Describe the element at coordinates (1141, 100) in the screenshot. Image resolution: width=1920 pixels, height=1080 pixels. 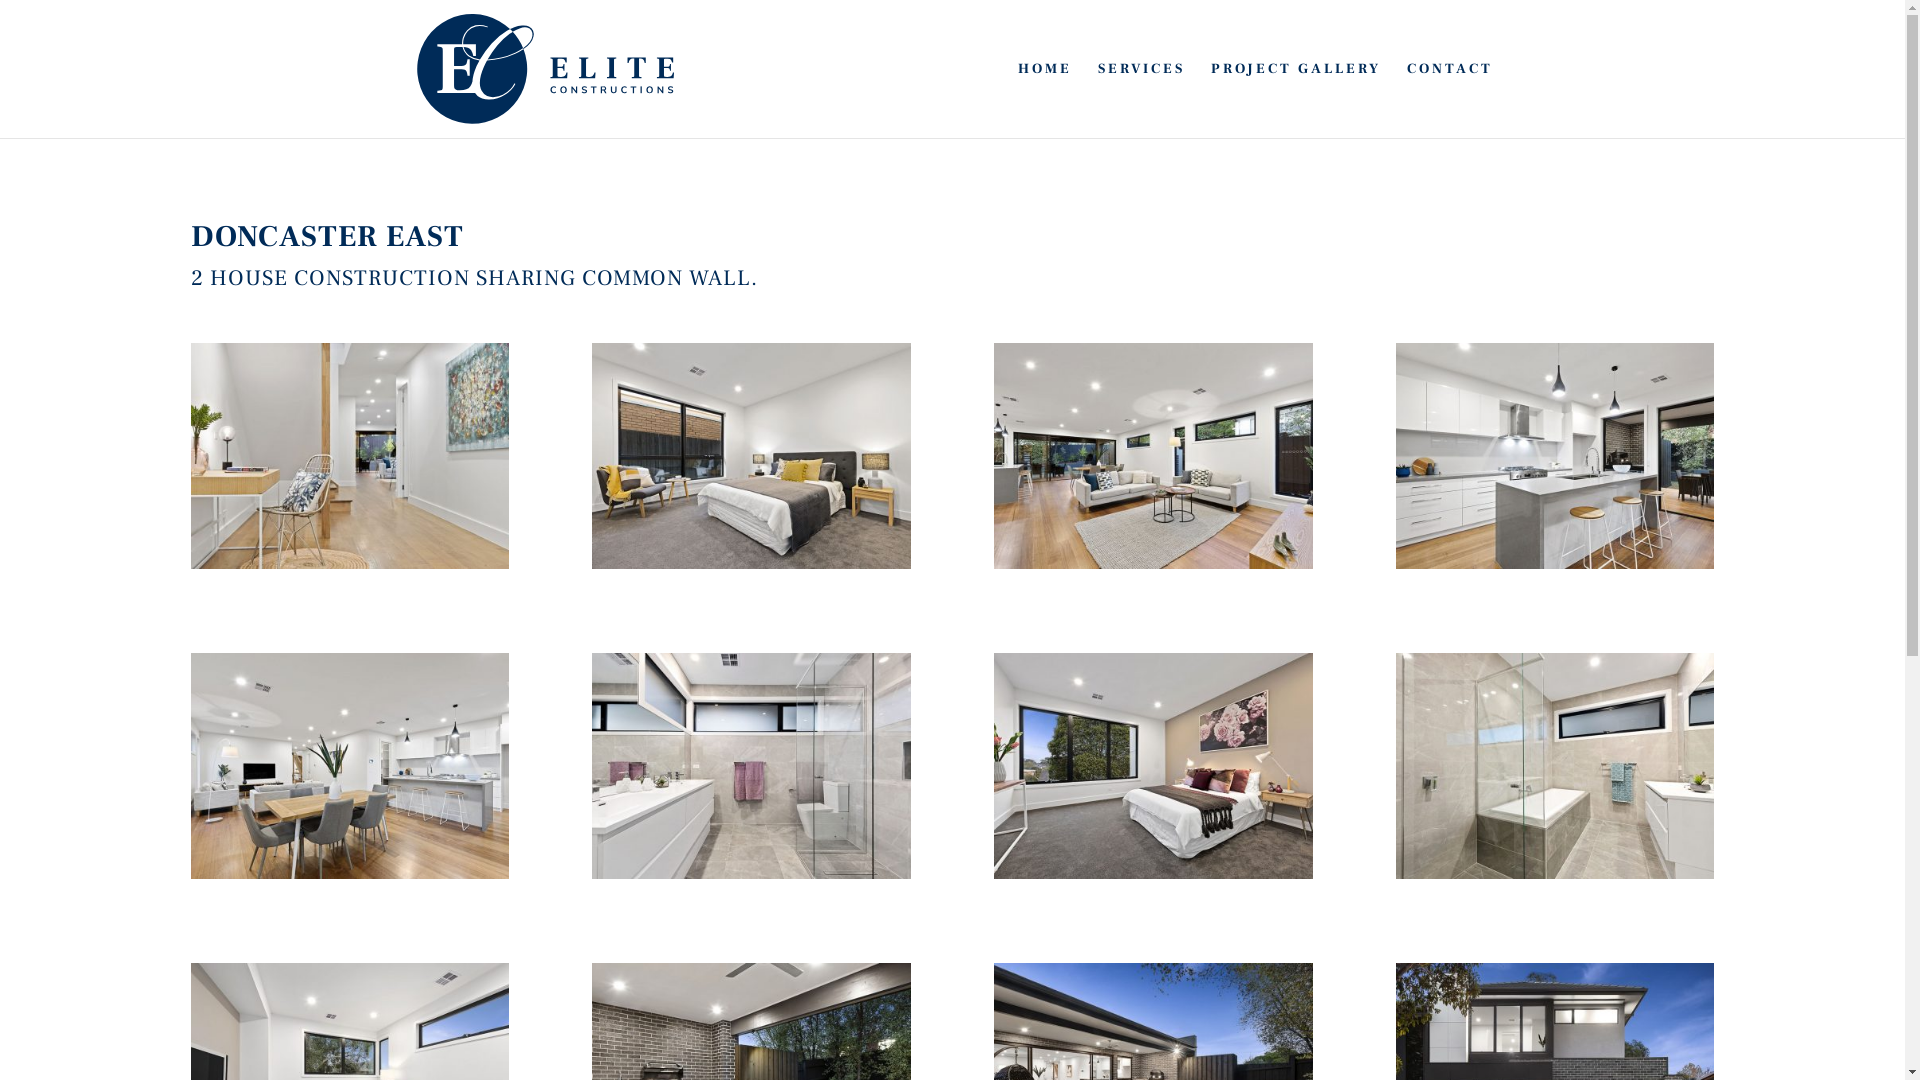
I see `'SERVICES'` at that location.